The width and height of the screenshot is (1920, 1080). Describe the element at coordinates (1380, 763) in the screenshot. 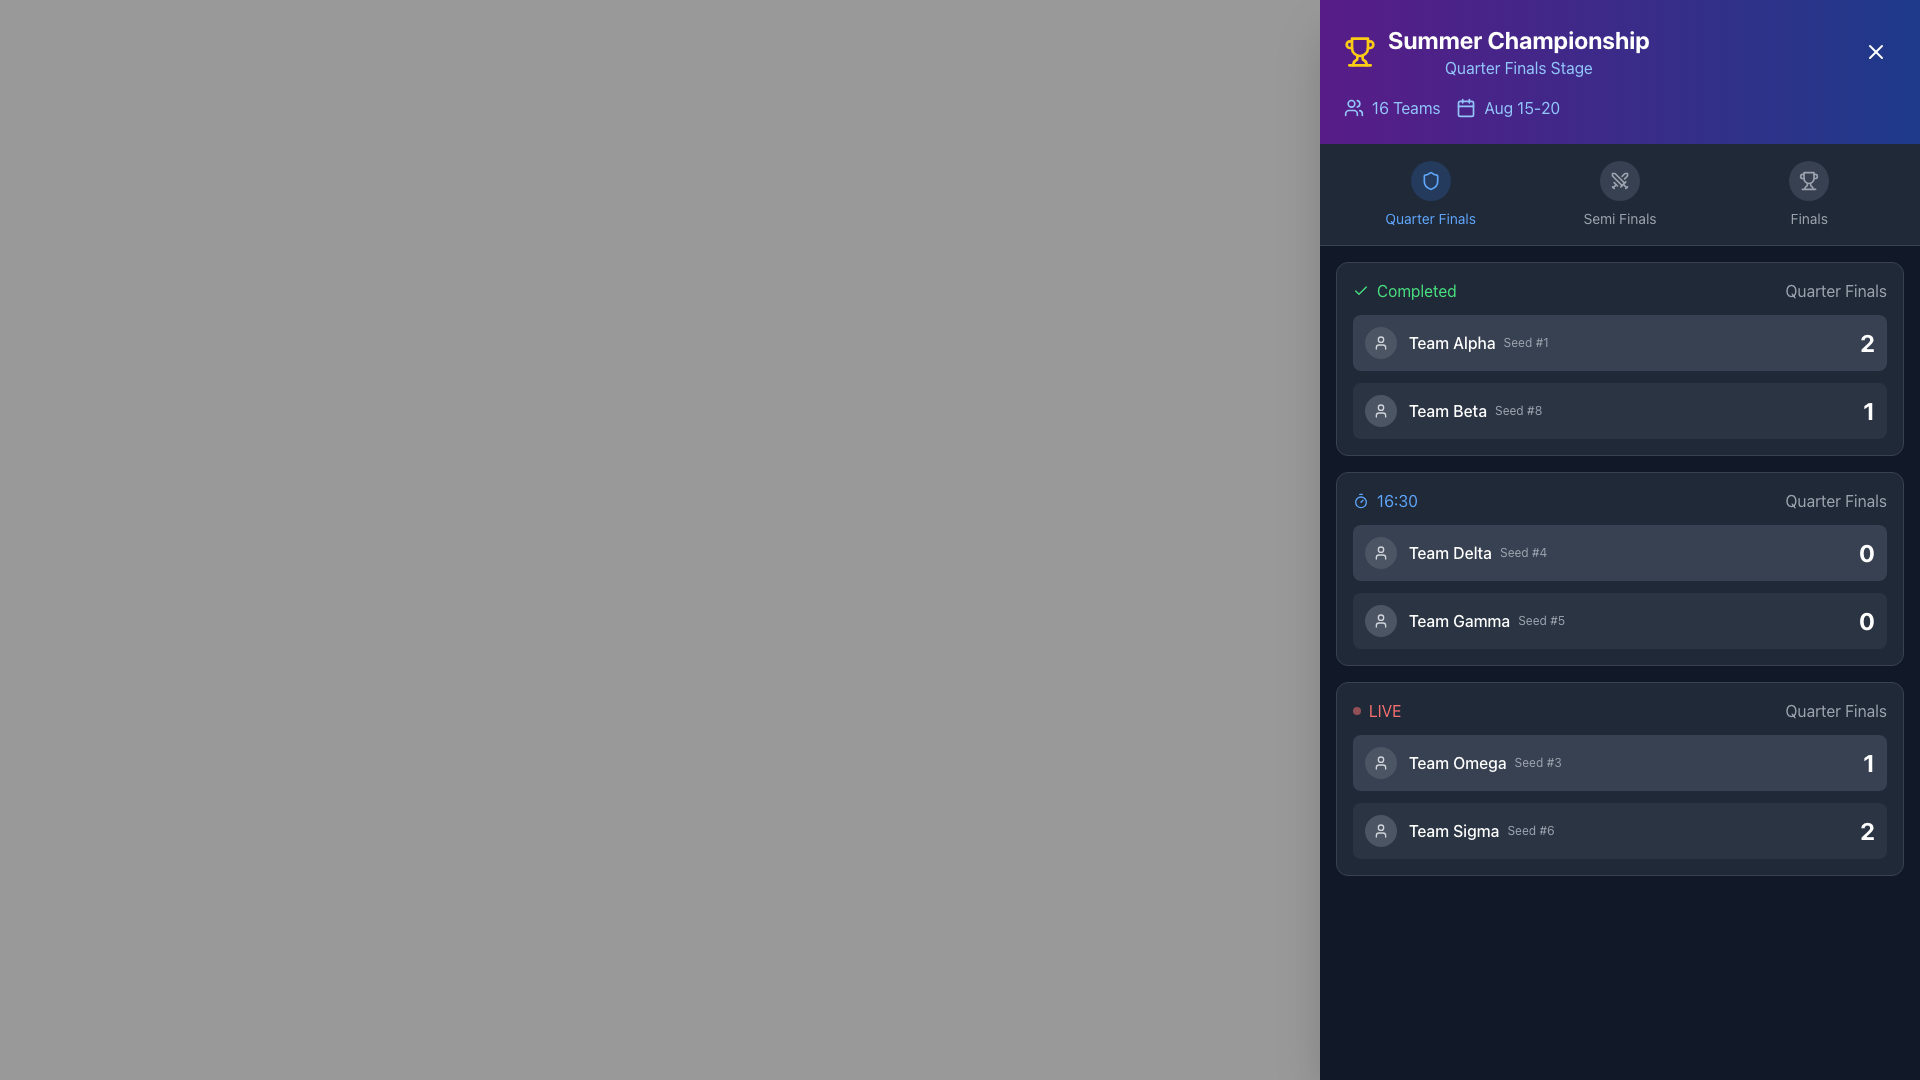

I see `the small, circular user avatar icon located to the left of the 'Team Omega' label in the 'Live' quarter finals section` at that location.